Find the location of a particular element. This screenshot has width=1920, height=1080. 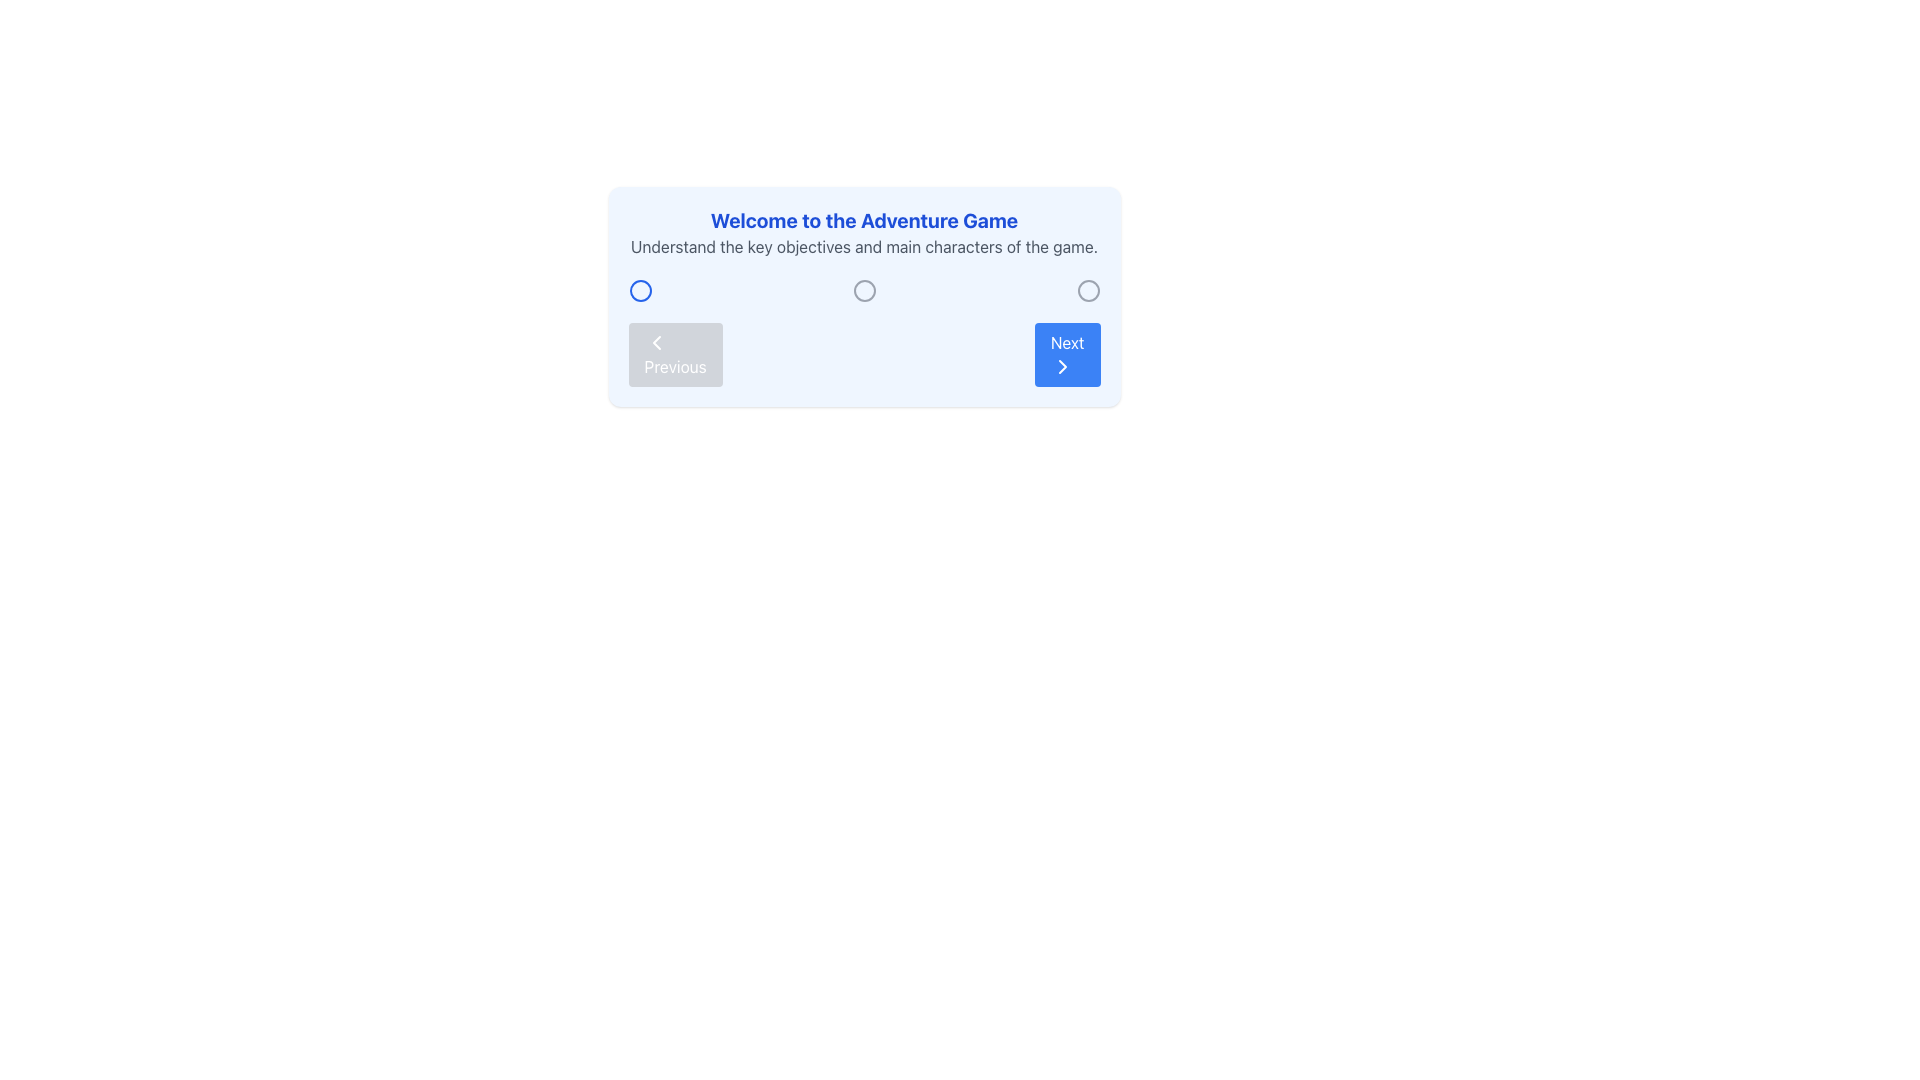

the middle circular icon with a hollow center and gray border, which is centrally positioned within the card labeled 'Welcome to the Adventure Game' is located at coordinates (864, 297).